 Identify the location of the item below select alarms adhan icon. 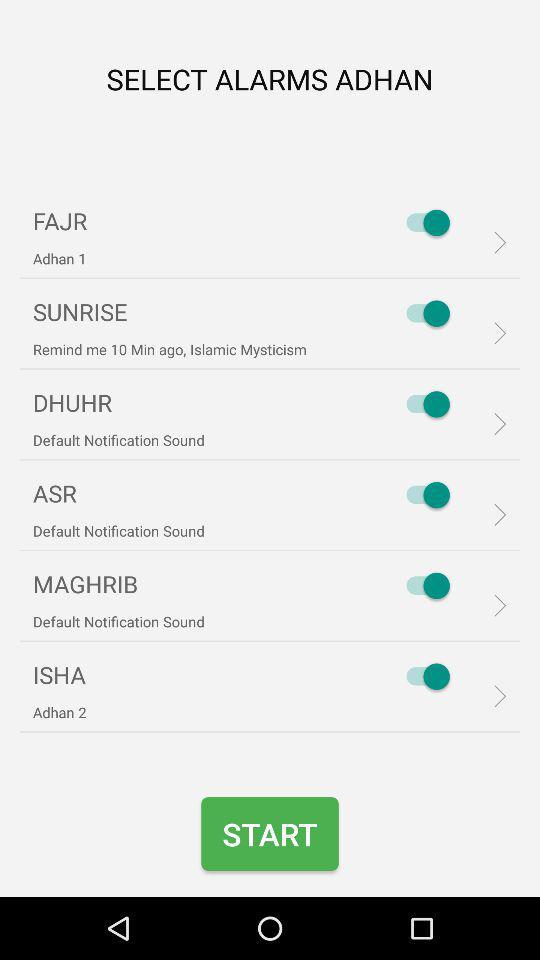
(422, 222).